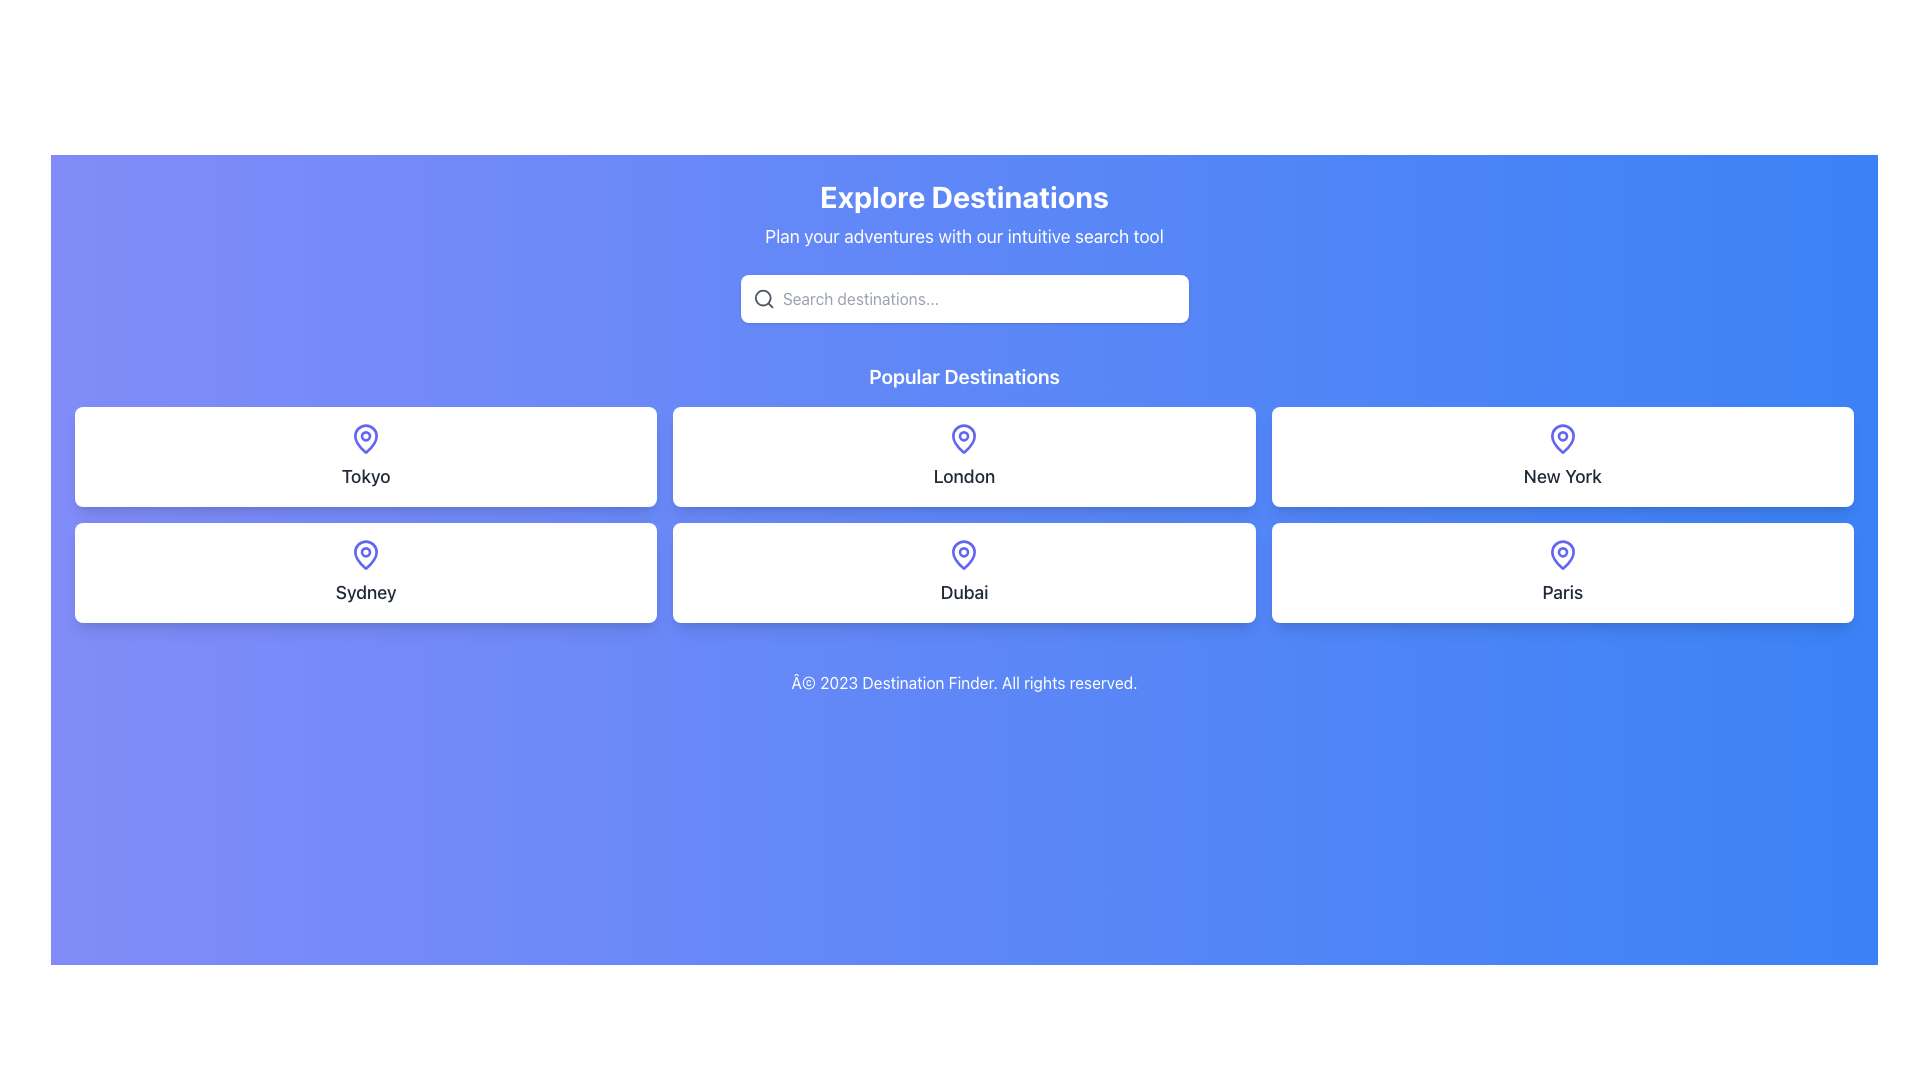  I want to click on the map pin icon representing the city of Tokyo, located in the first card of the 'Popular Destinations' section, so click(366, 438).